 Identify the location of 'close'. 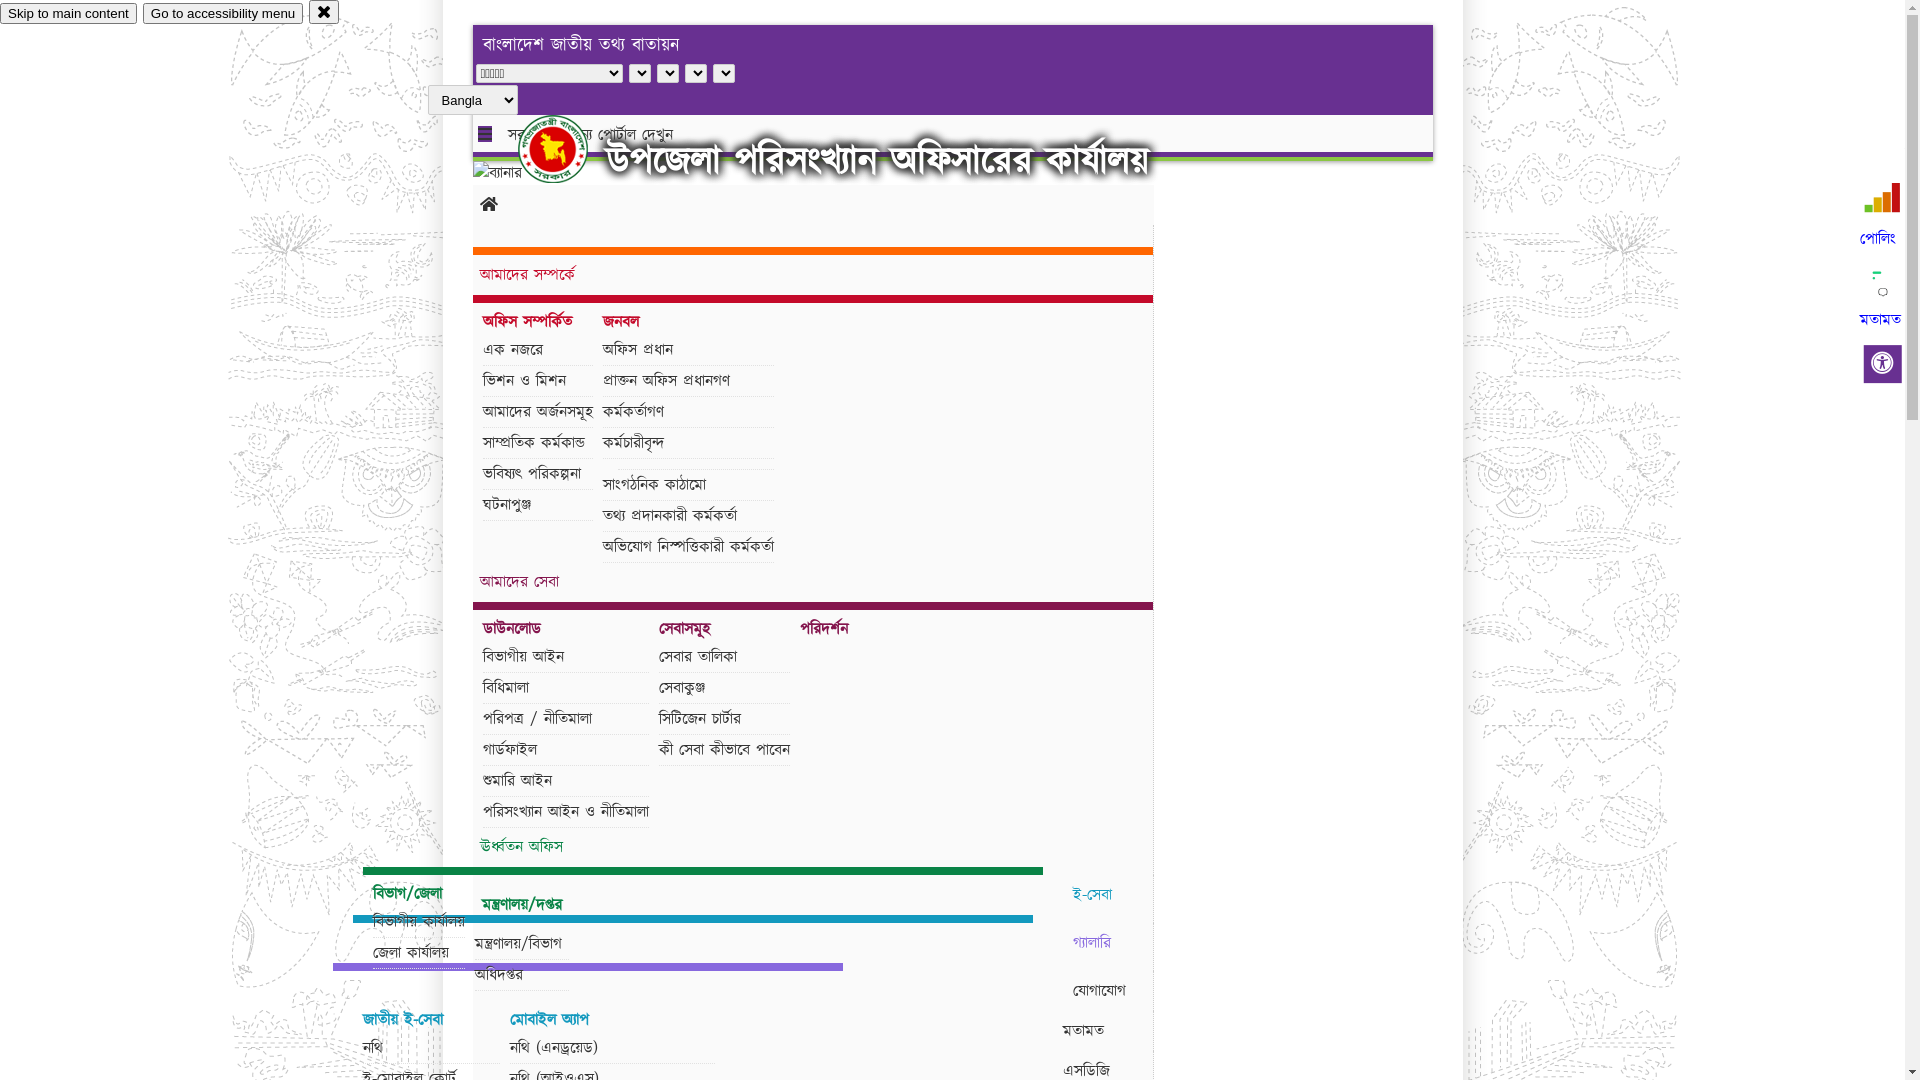
(324, 11).